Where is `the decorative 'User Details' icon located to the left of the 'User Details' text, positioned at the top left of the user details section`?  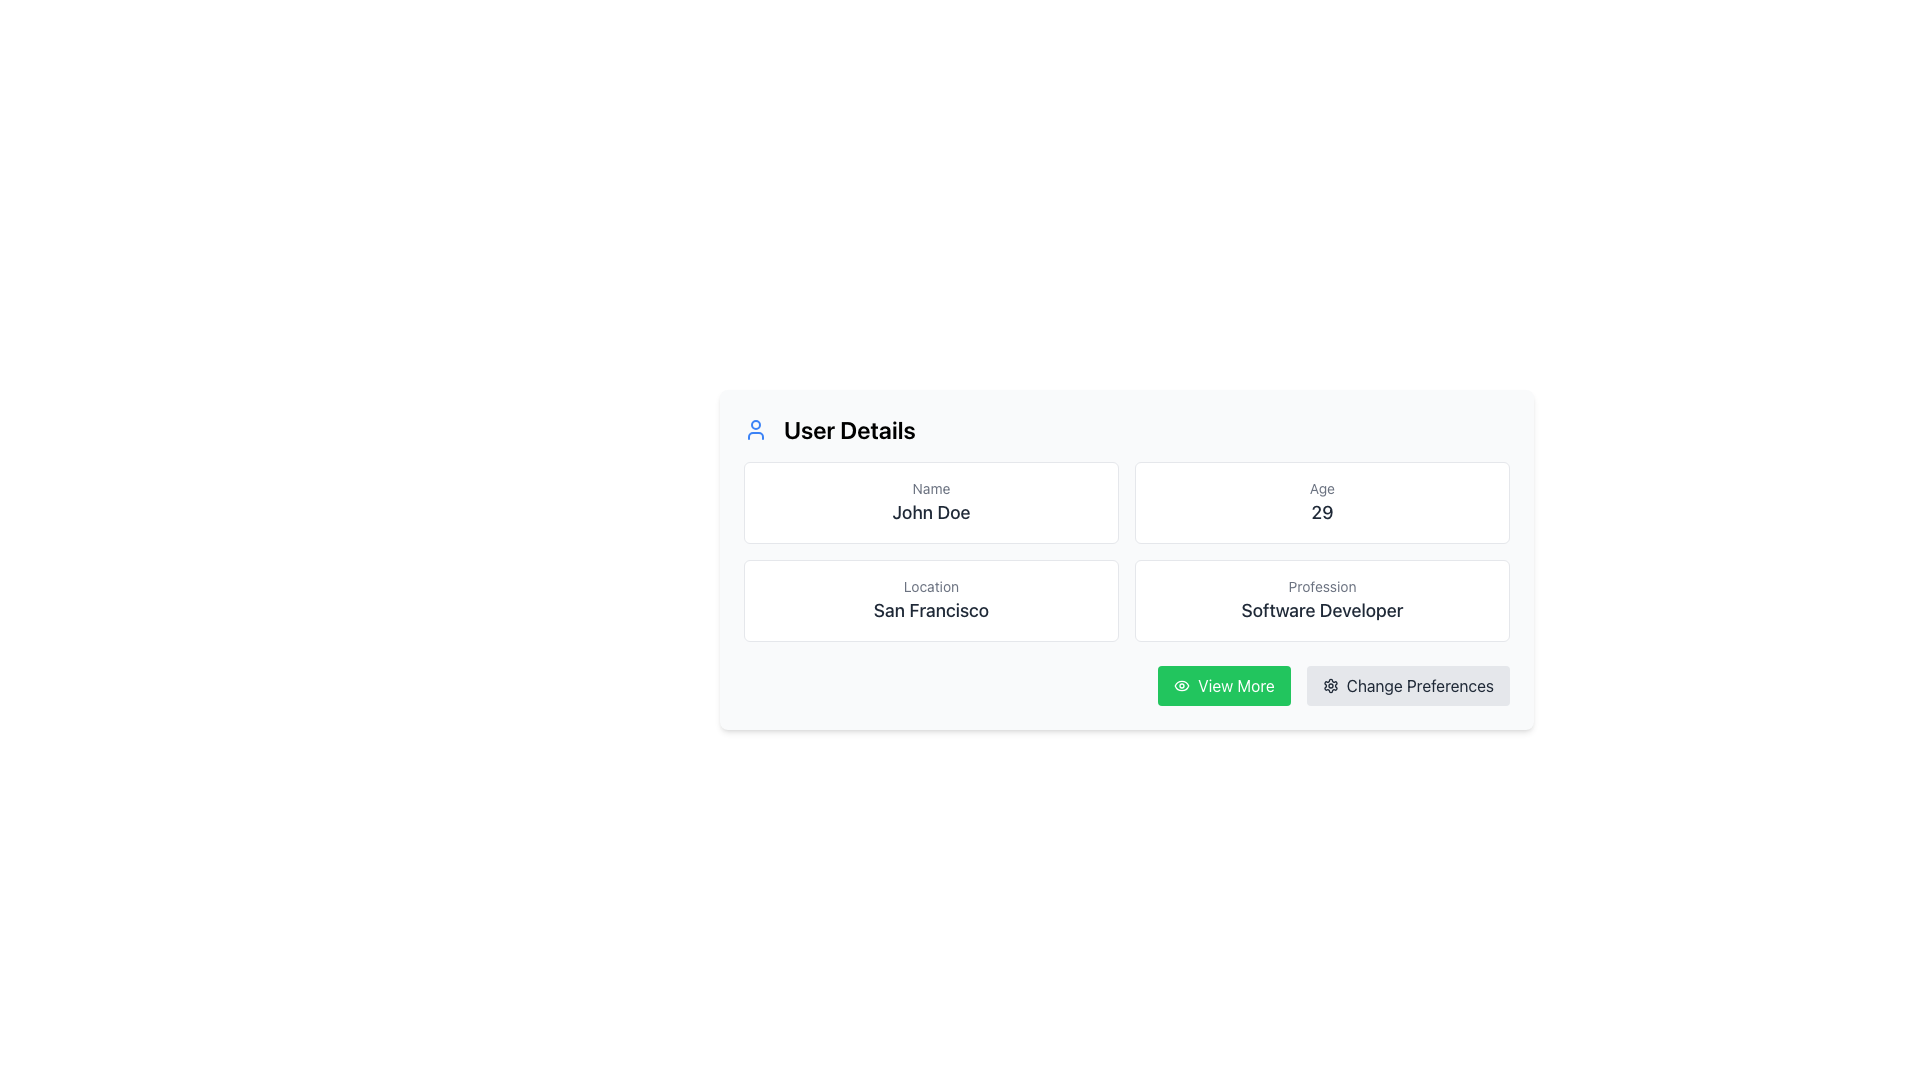
the decorative 'User Details' icon located to the left of the 'User Details' text, positioned at the top left of the user details section is located at coordinates (754, 428).